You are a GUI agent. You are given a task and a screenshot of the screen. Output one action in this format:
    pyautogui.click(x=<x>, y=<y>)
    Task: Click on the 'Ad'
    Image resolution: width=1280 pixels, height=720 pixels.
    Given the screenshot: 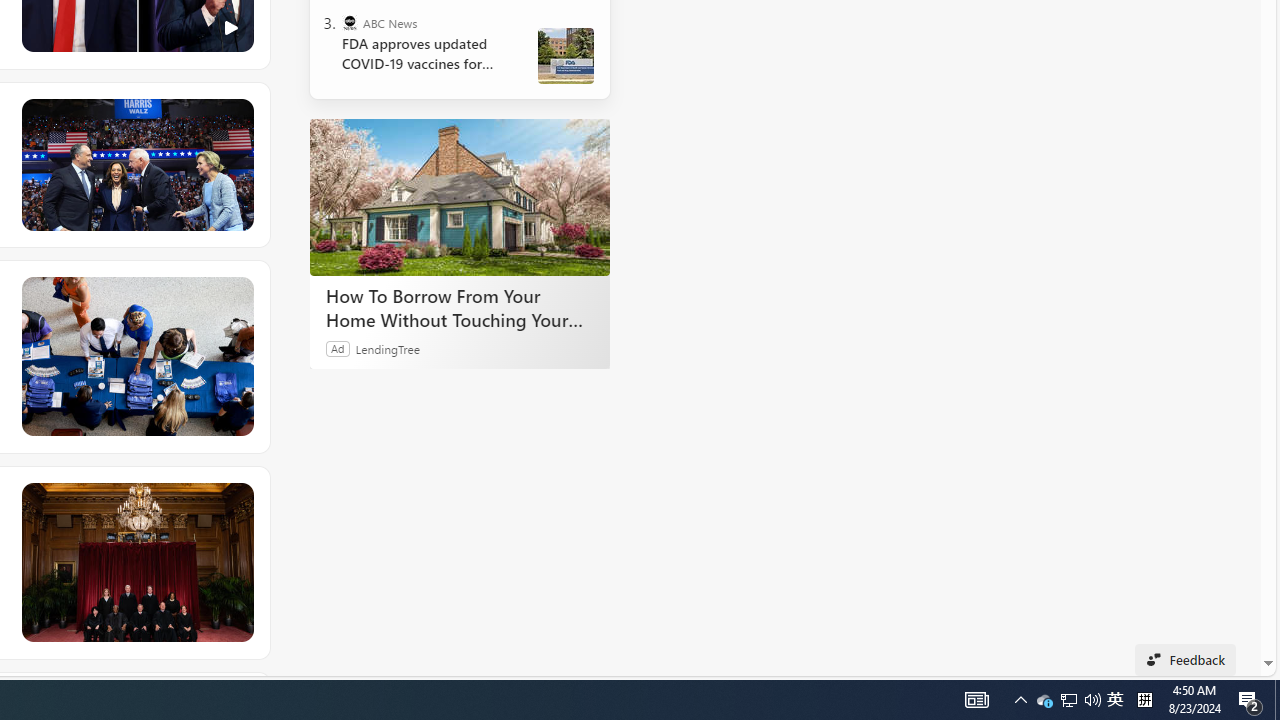 What is the action you would take?
    pyautogui.click(x=338, y=347)
    